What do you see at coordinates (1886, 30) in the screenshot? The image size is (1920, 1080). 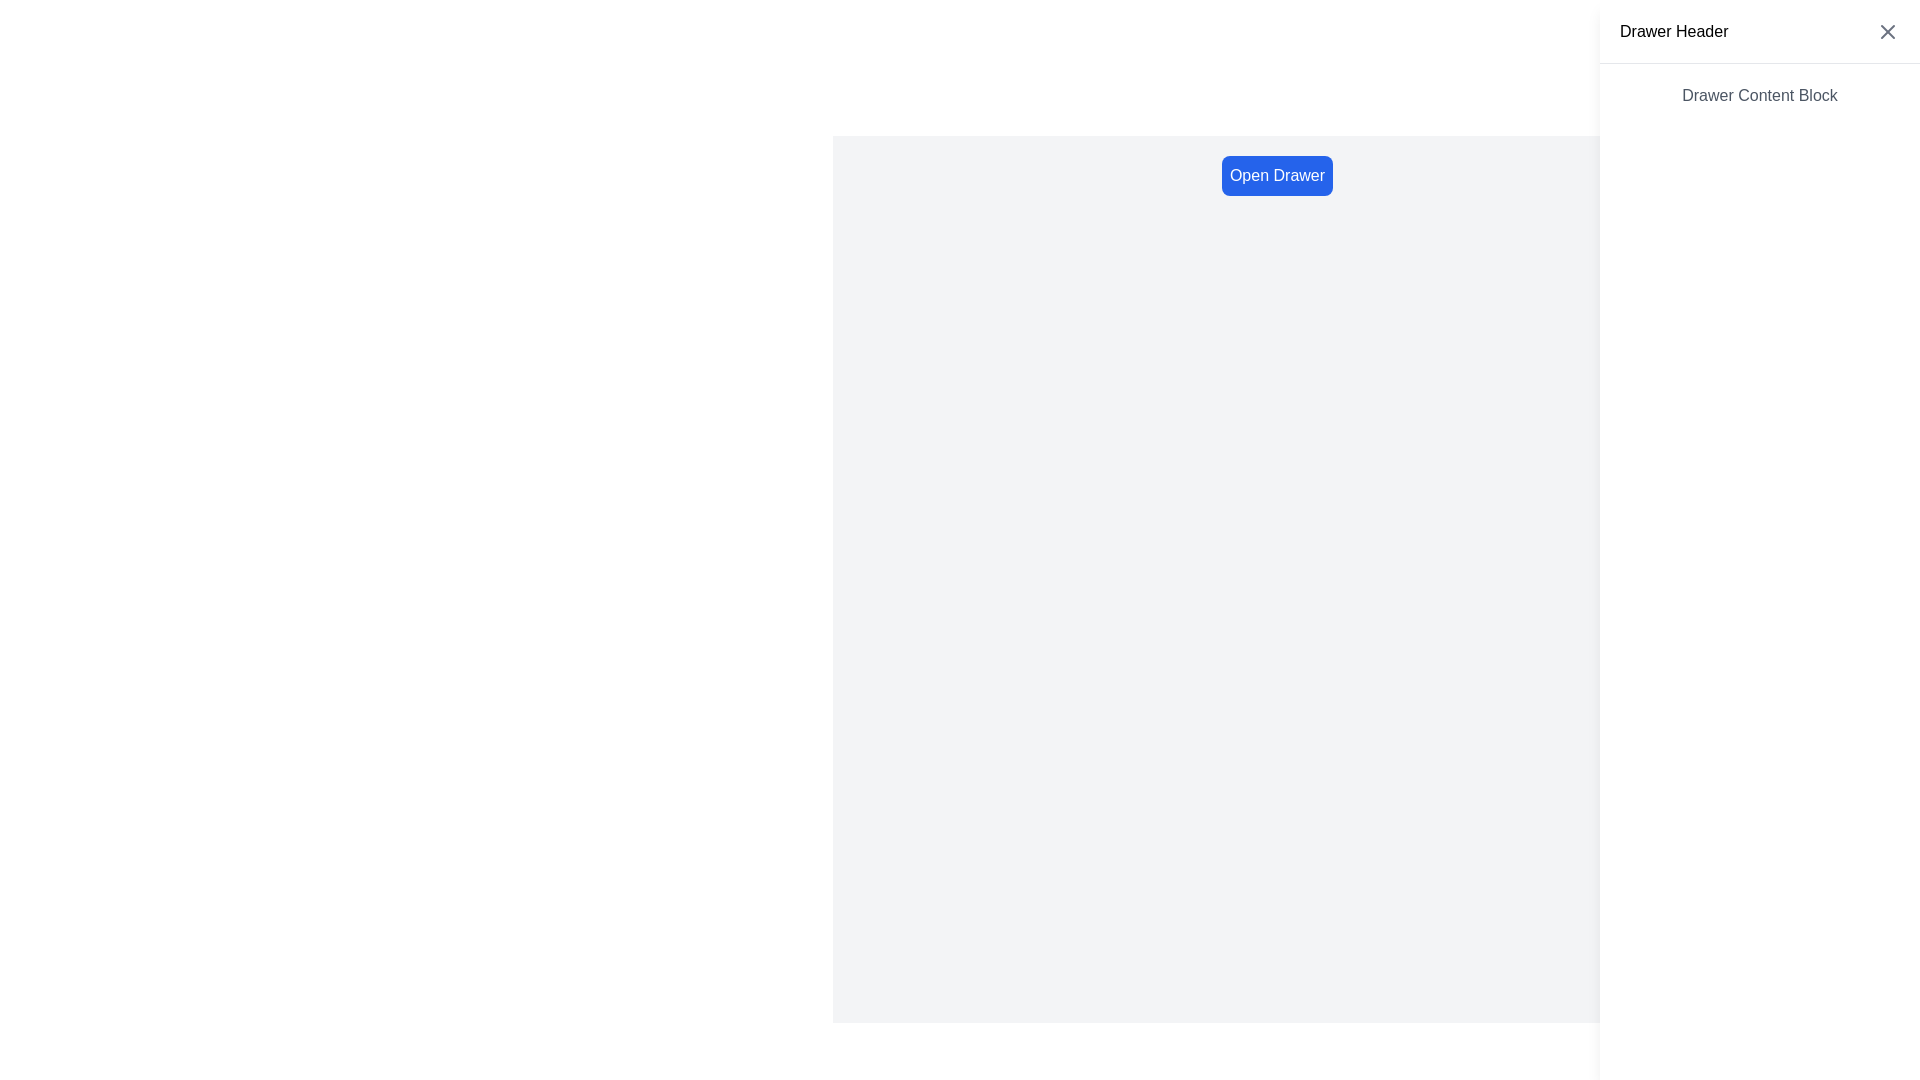 I see `the close button located at the top-right corner of the drawer header by` at bounding box center [1886, 30].